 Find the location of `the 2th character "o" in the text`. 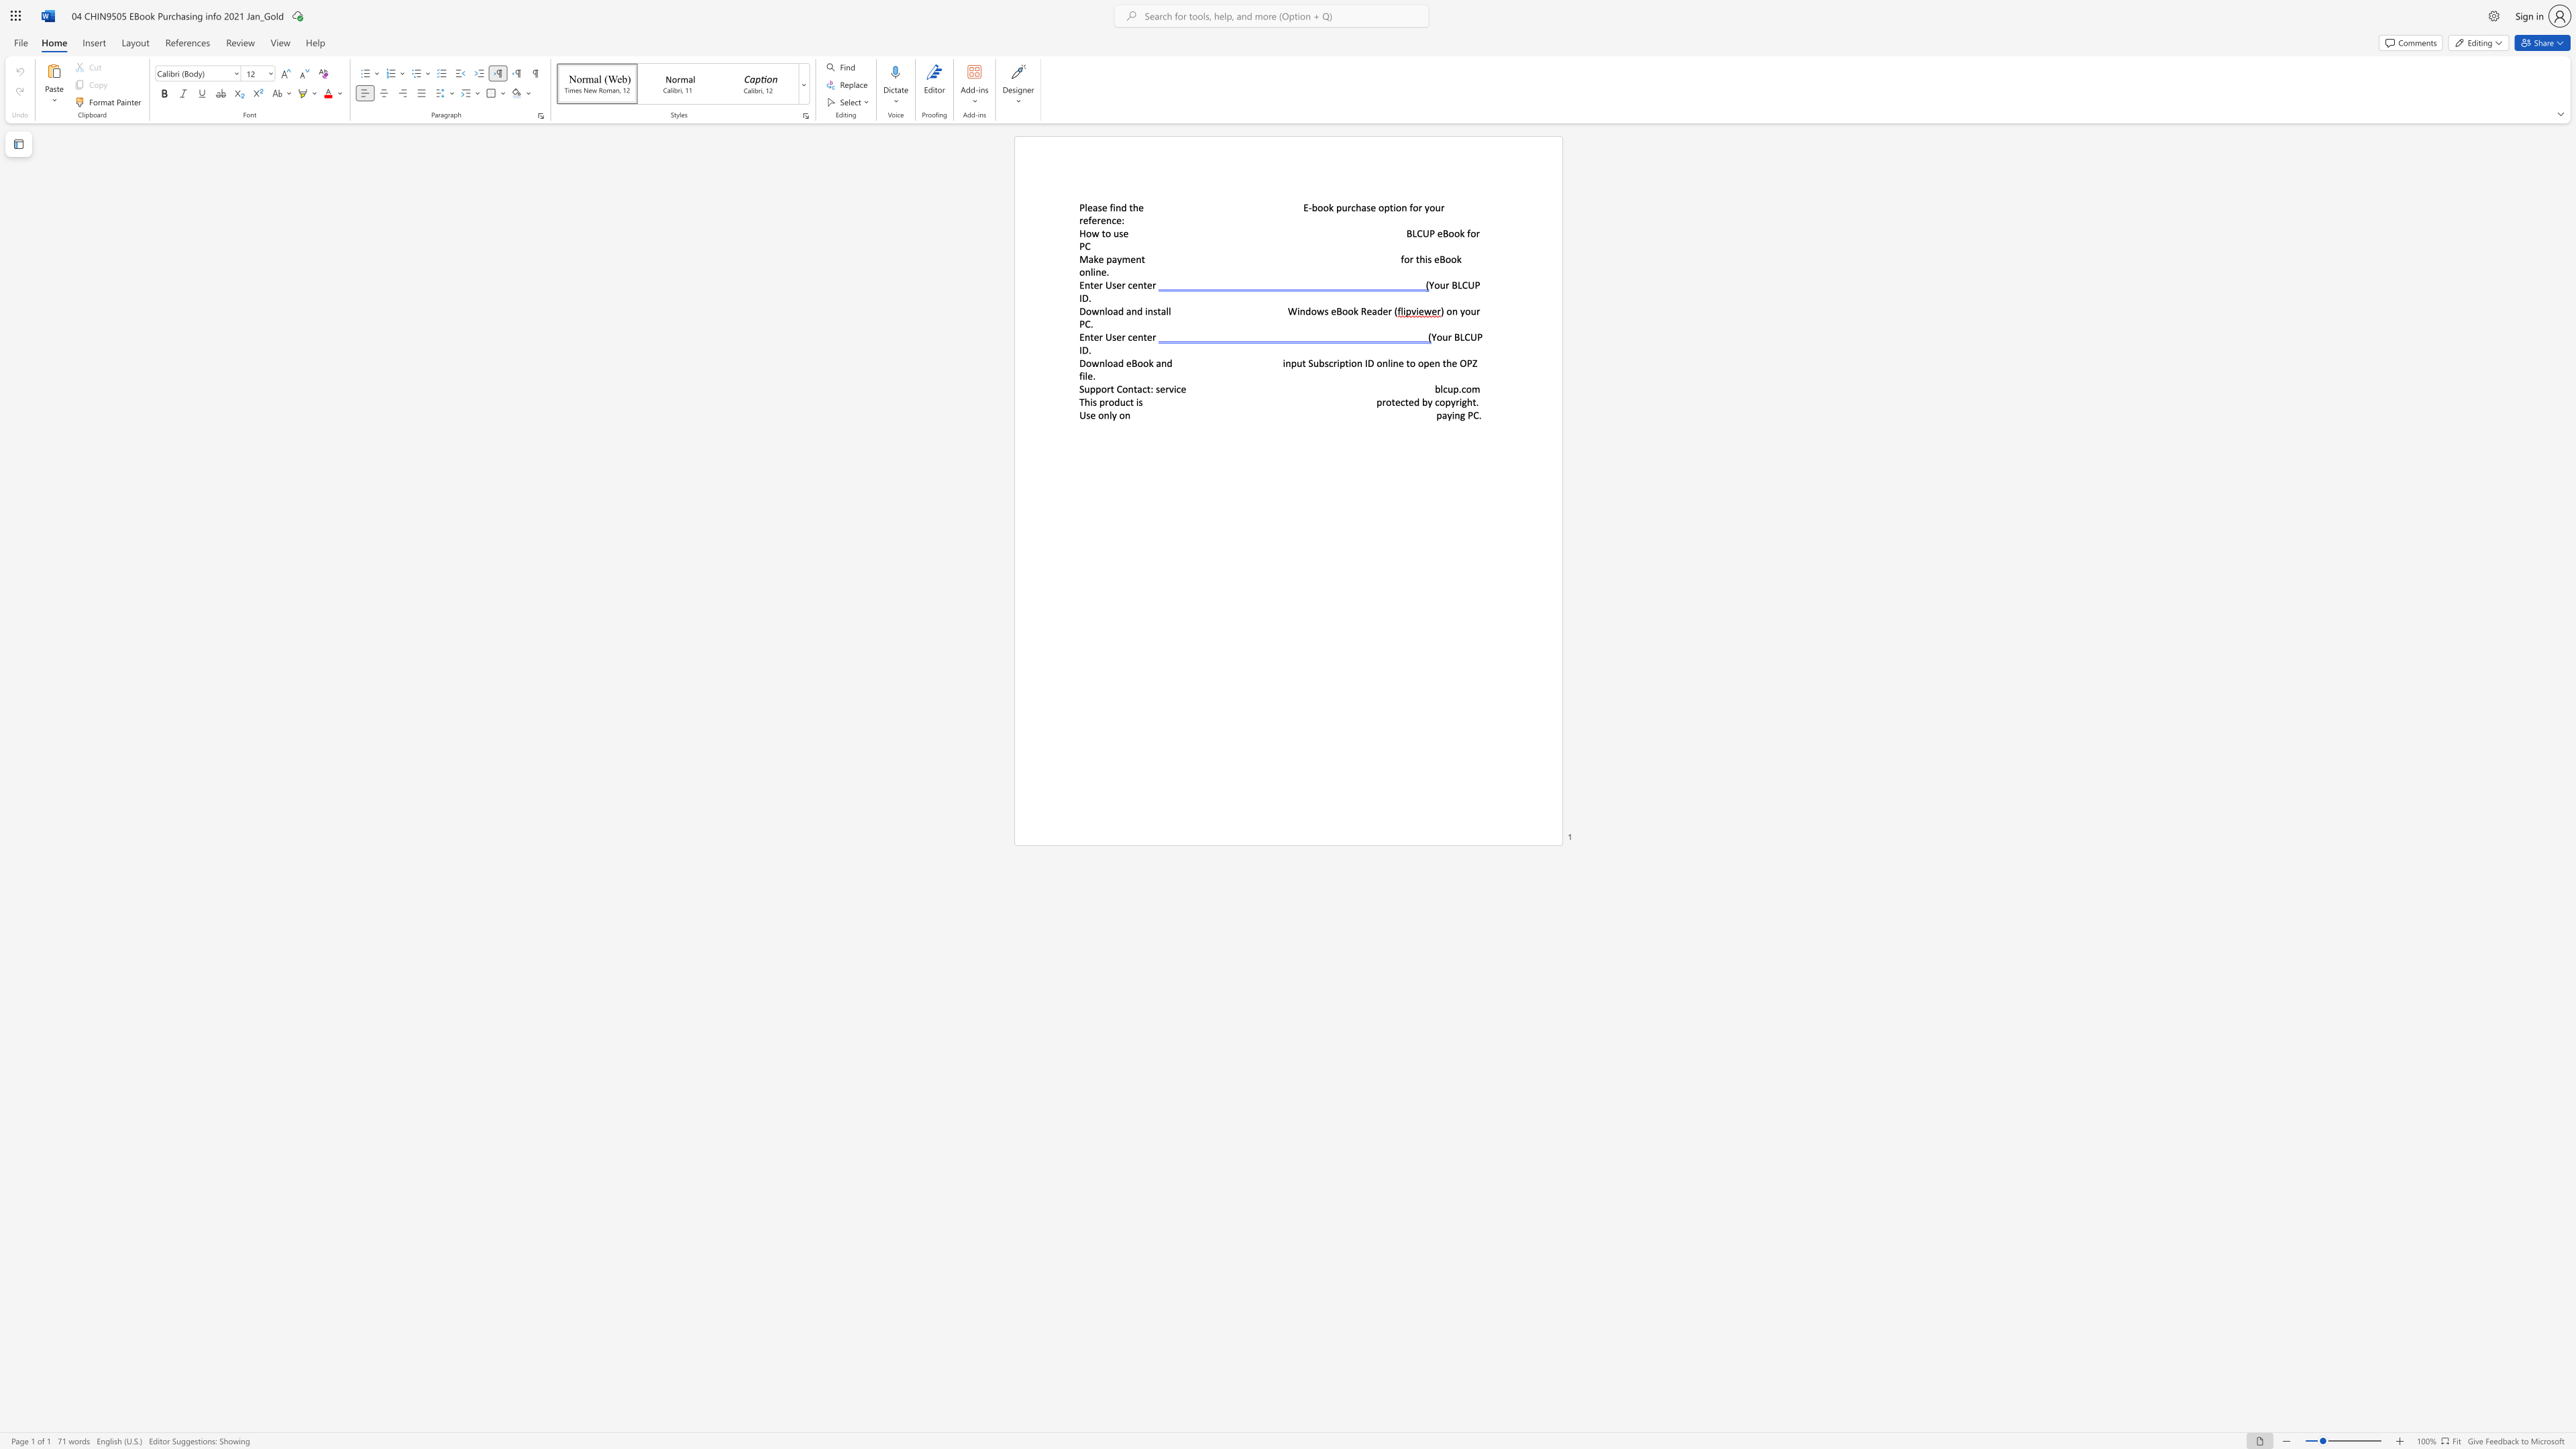

the 2th character "o" in the text is located at coordinates (1124, 388).